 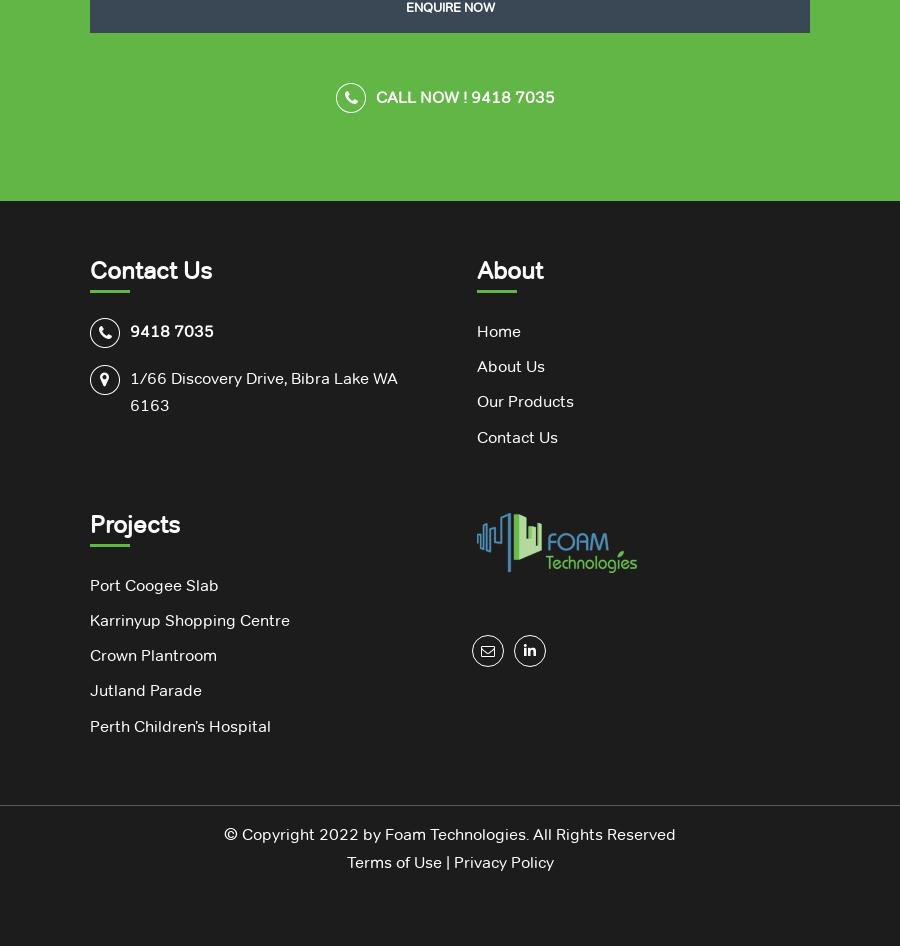 I want to click on '|', so click(x=447, y=861).